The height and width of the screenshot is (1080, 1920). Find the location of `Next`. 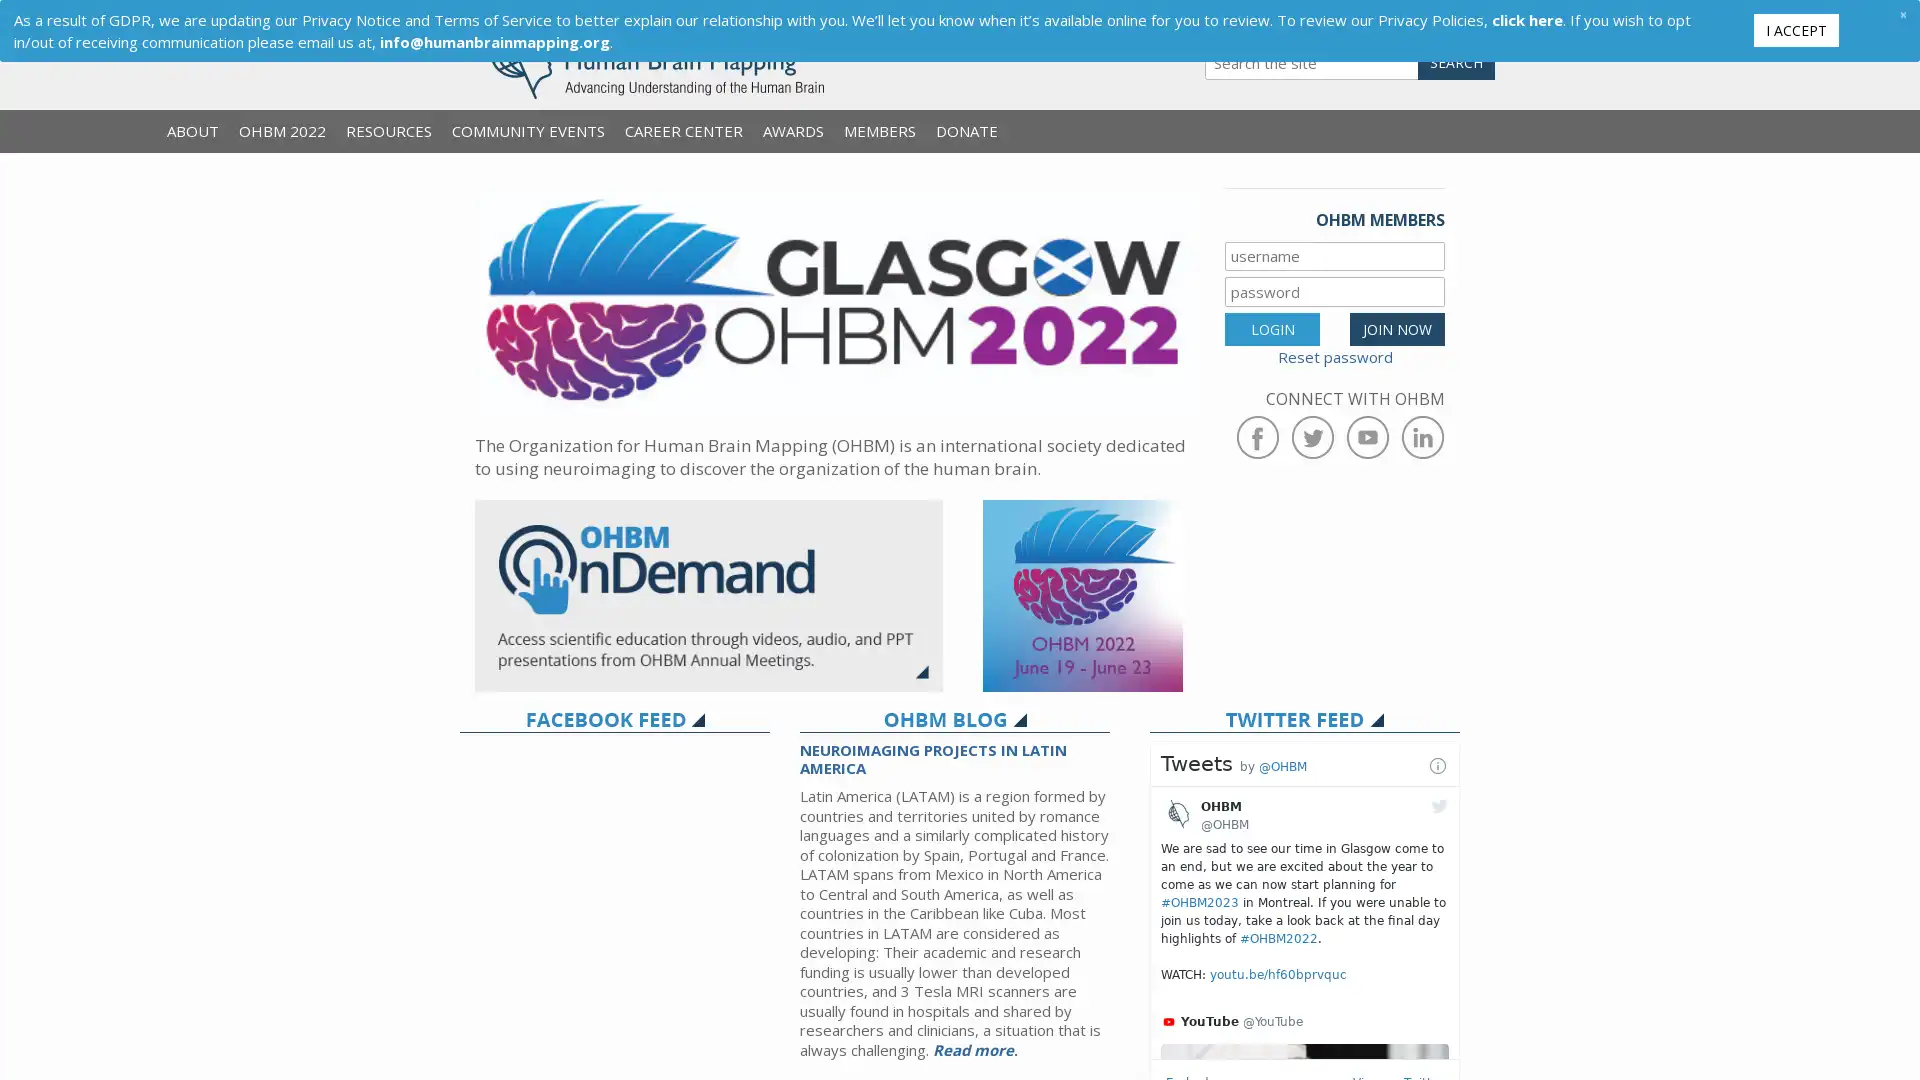

Next is located at coordinates (1141, 300).